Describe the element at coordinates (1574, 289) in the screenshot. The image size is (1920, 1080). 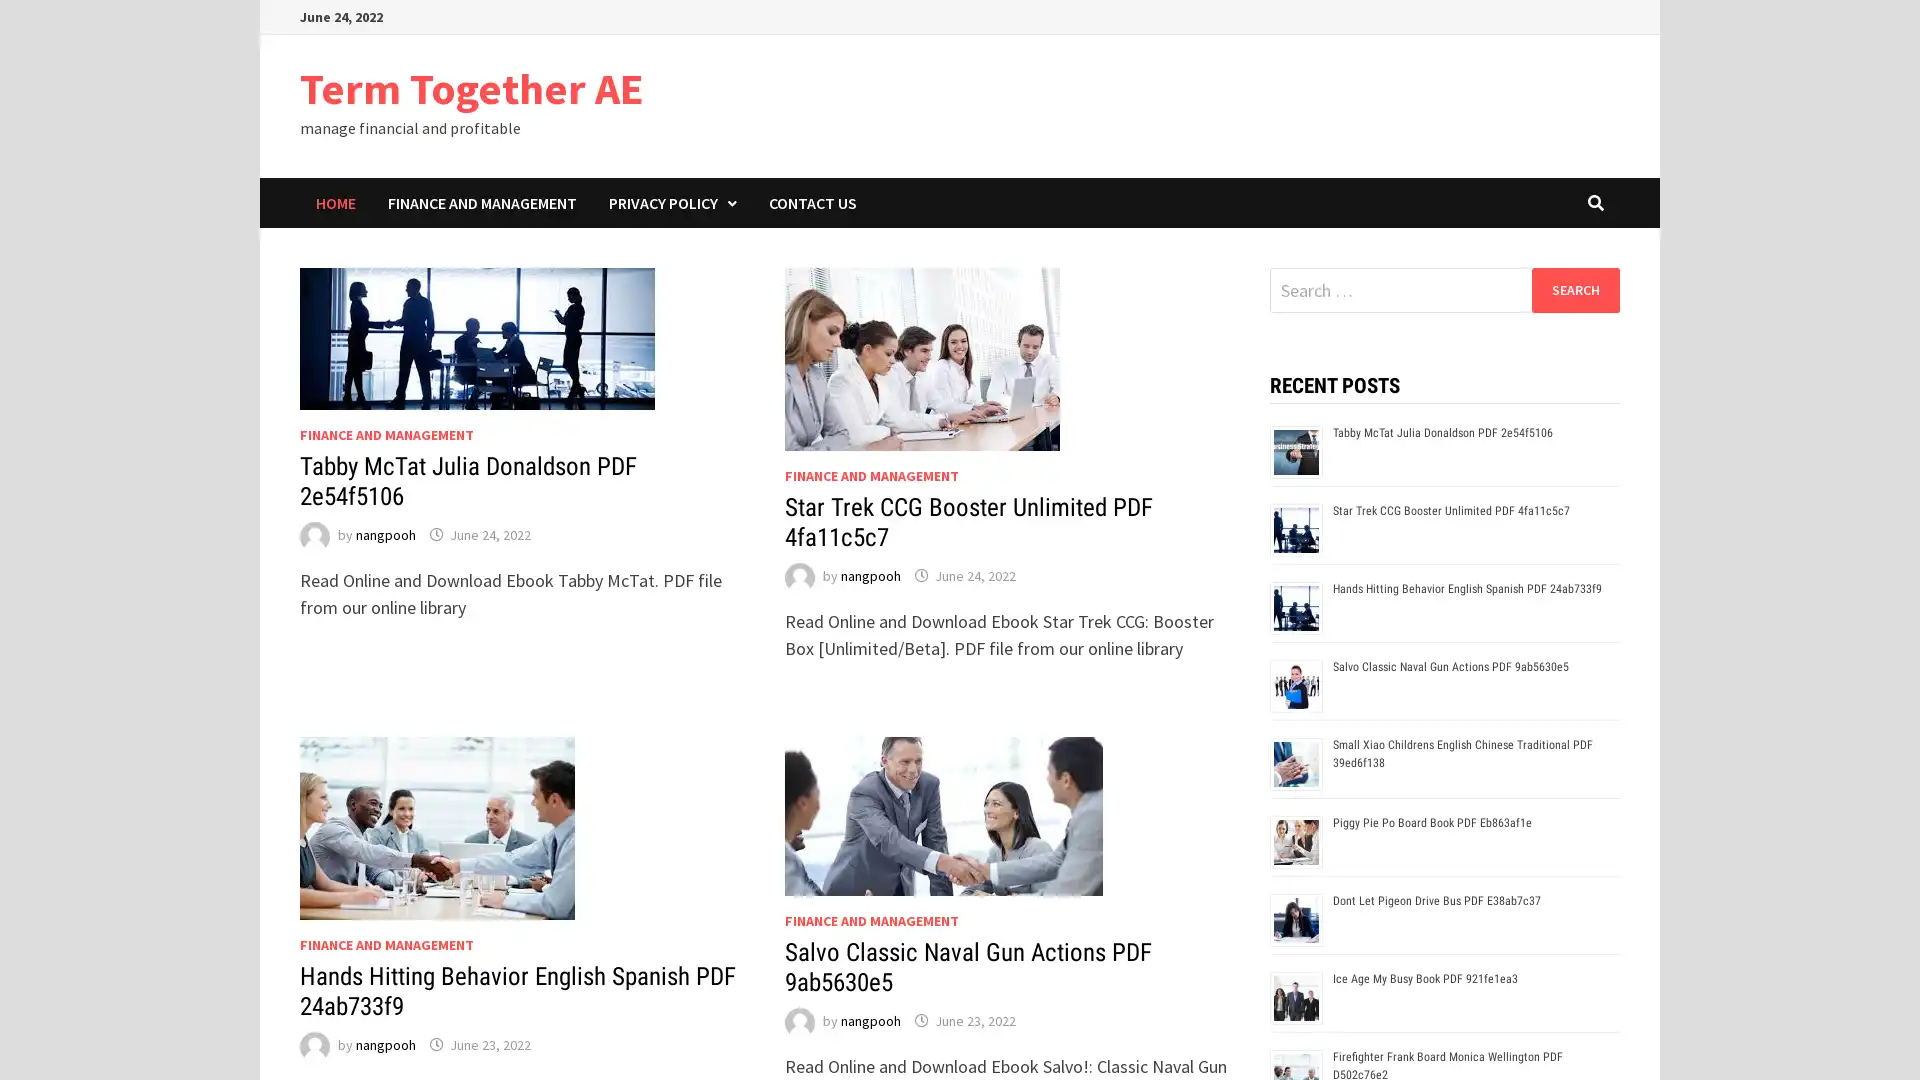
I see `Search` at that location.